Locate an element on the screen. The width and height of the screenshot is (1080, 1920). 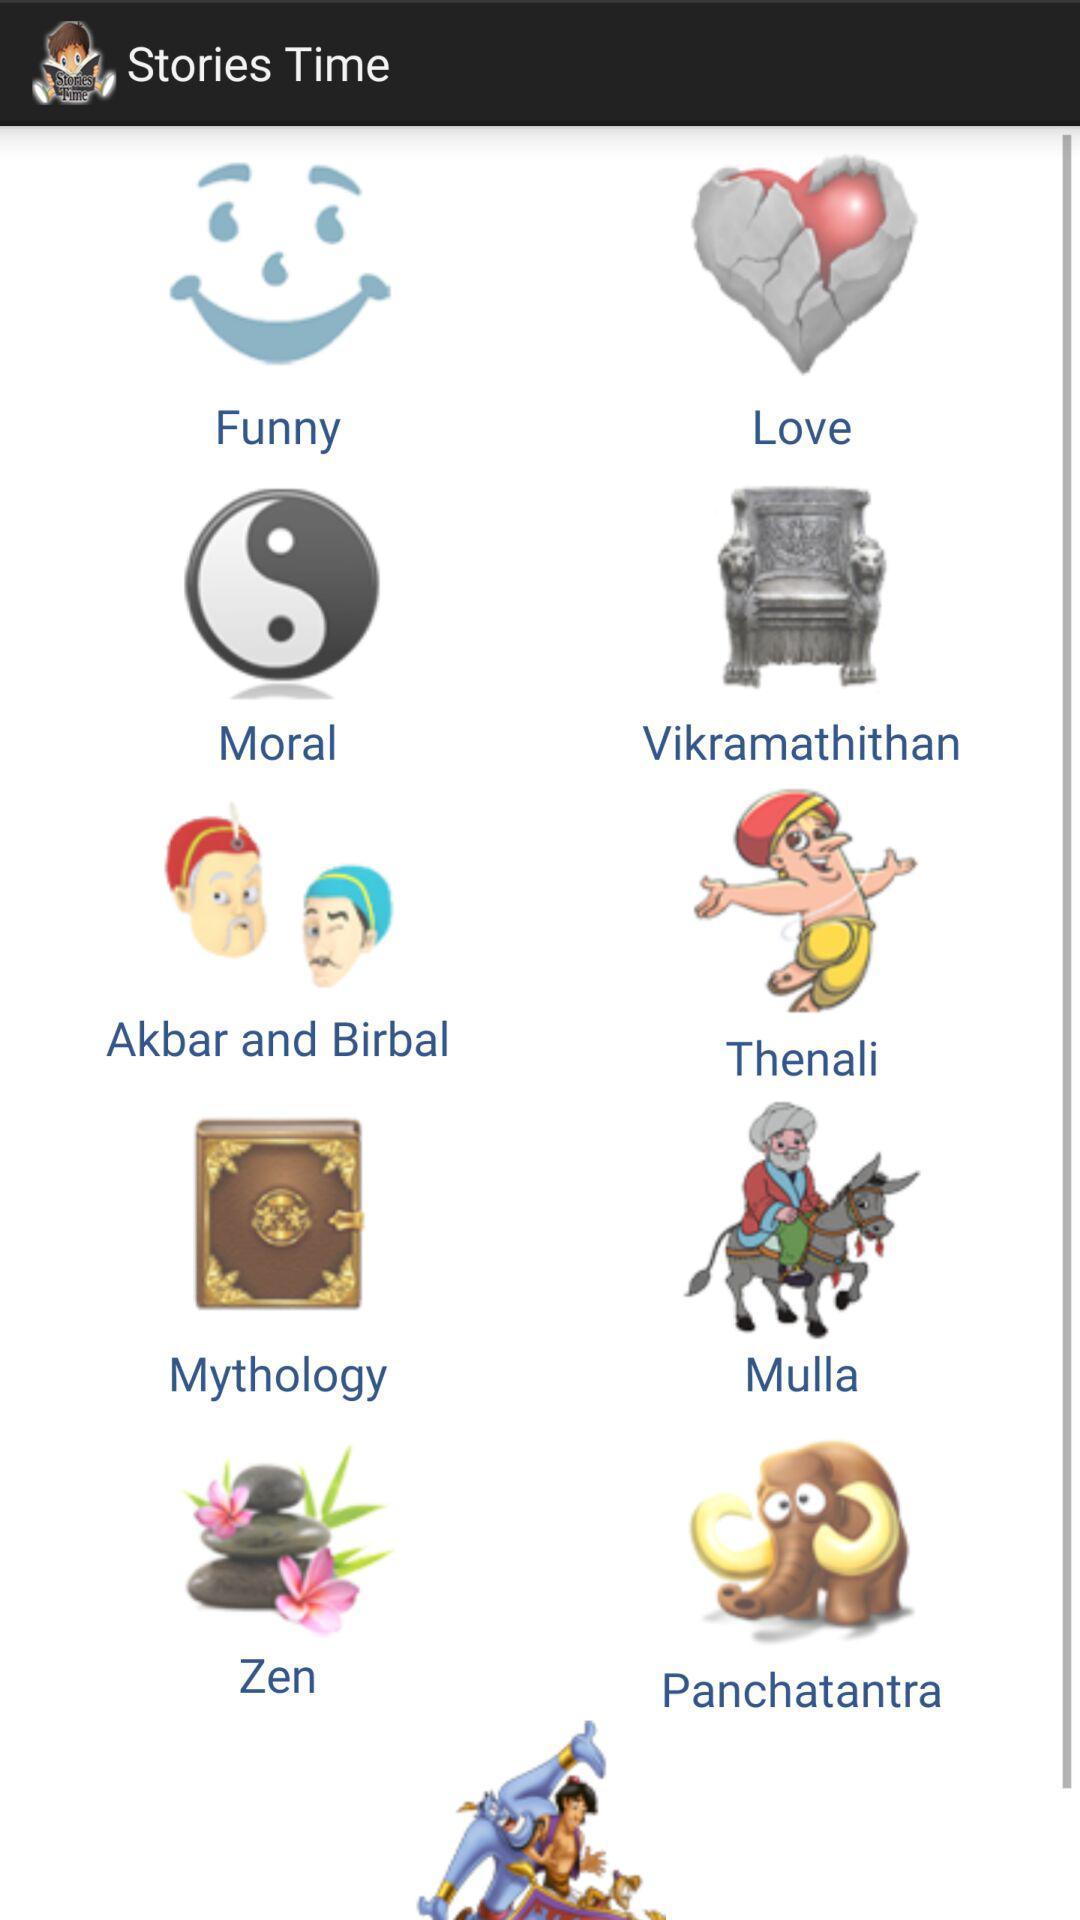
the button to the left of the thenali icon is located at coordinates (277, 1245).